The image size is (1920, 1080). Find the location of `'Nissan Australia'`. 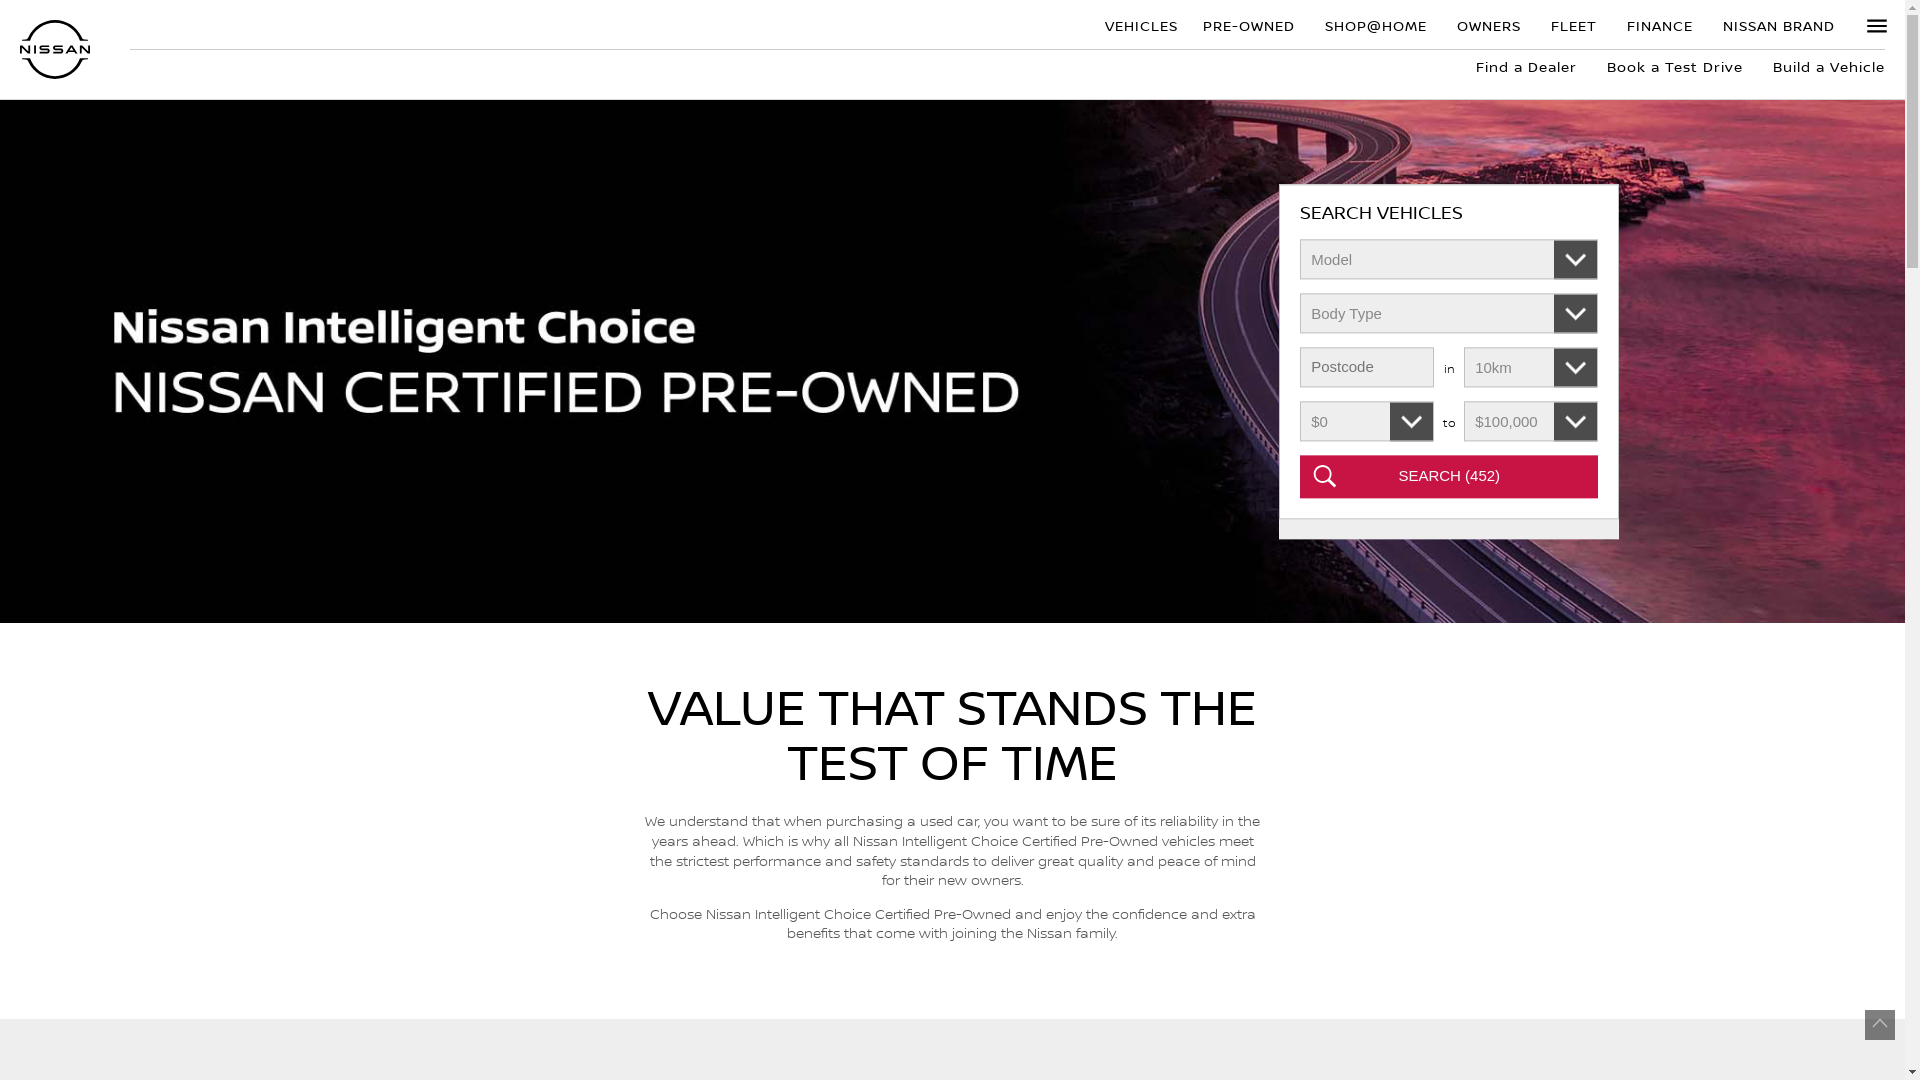

'Nissan Australia' is located at coordinates (19, 48).